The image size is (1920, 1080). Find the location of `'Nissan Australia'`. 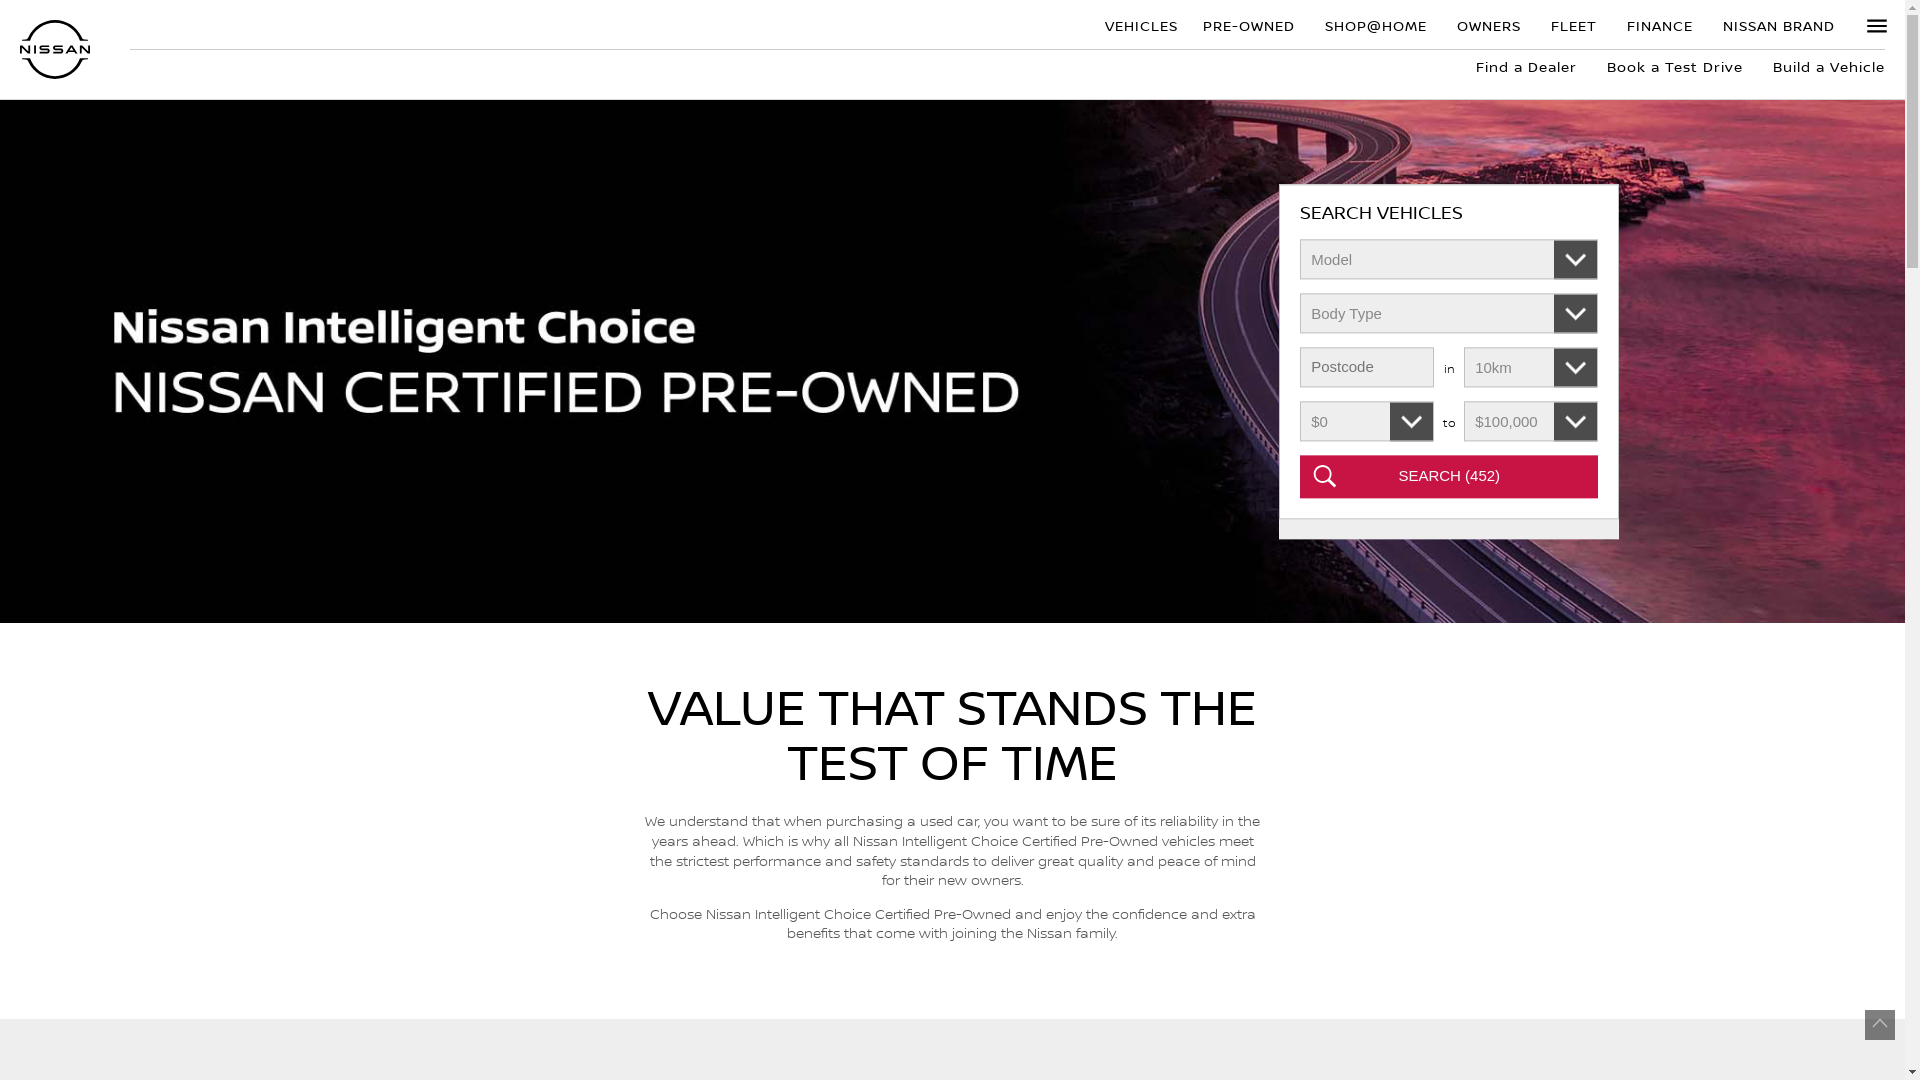

'Nissan Australia' is located at coordinates (19, 48).